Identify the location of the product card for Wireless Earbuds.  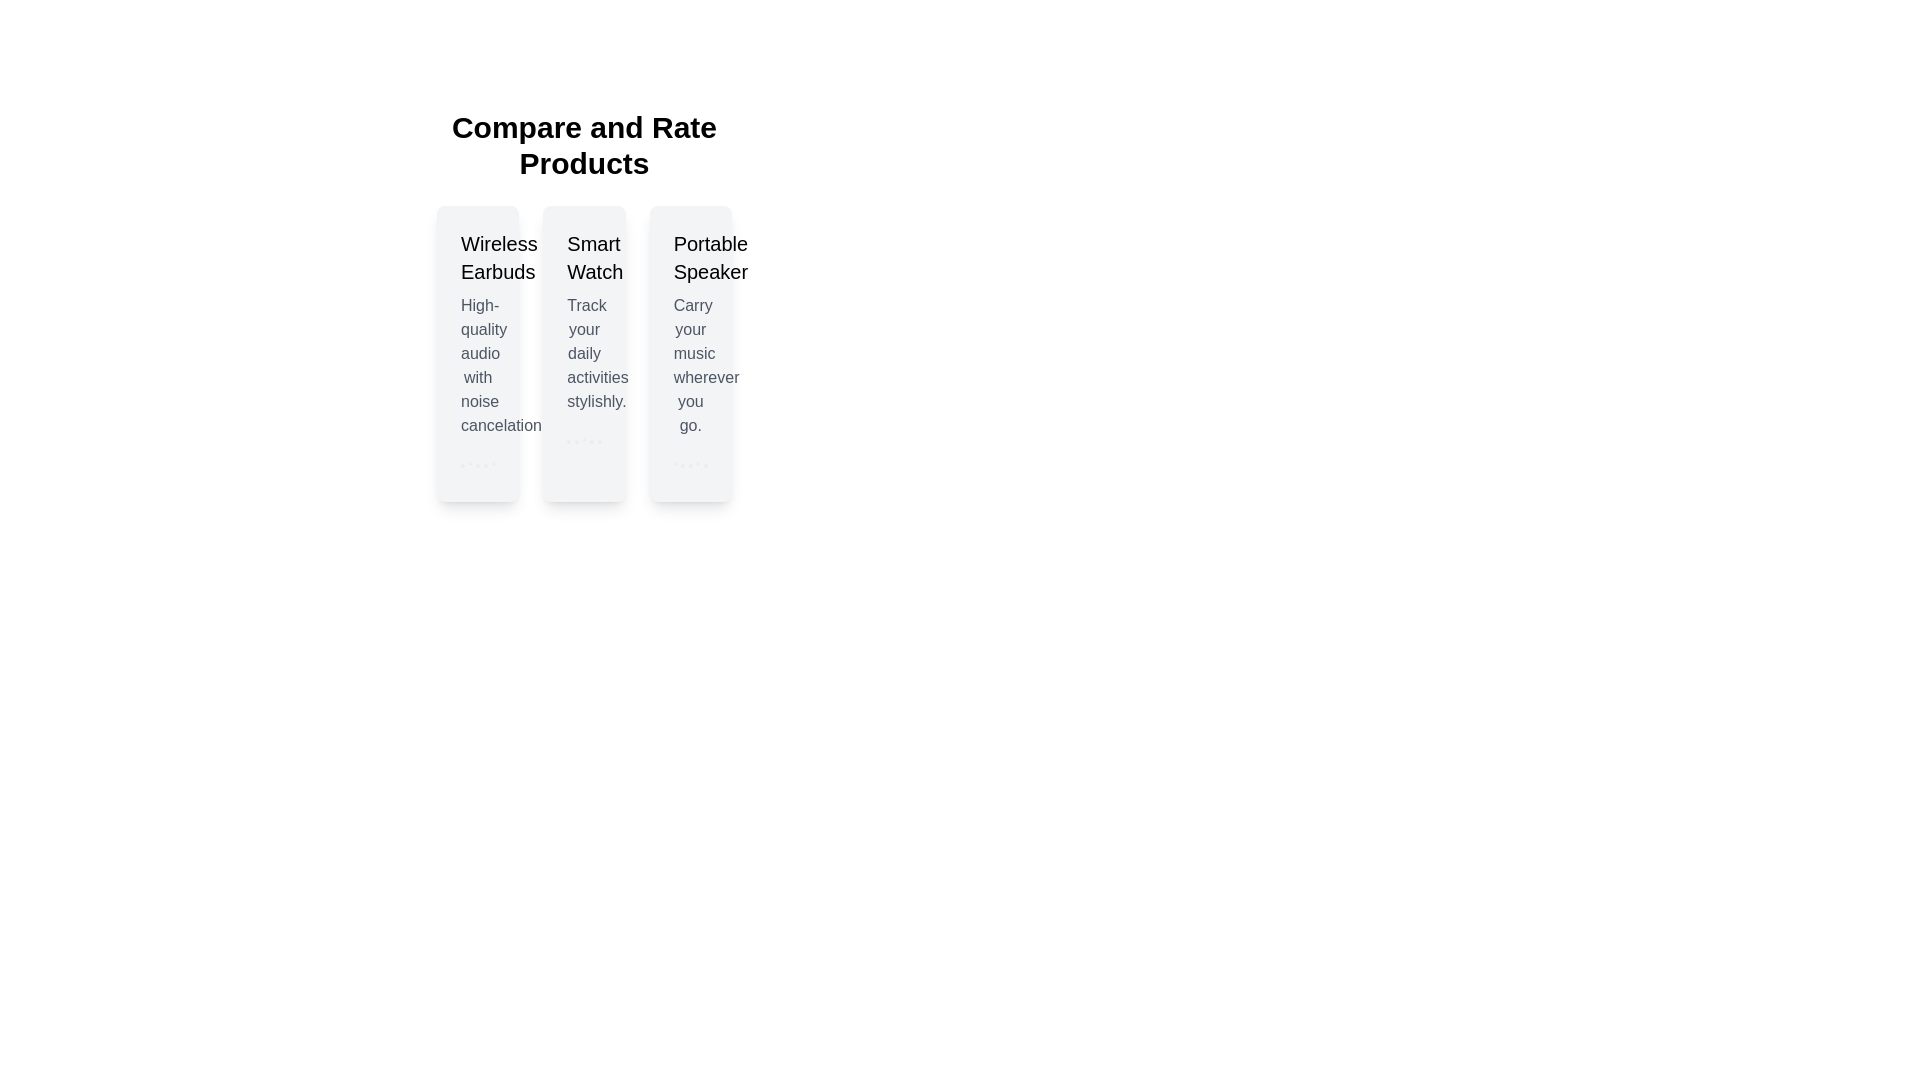
(477, 353).